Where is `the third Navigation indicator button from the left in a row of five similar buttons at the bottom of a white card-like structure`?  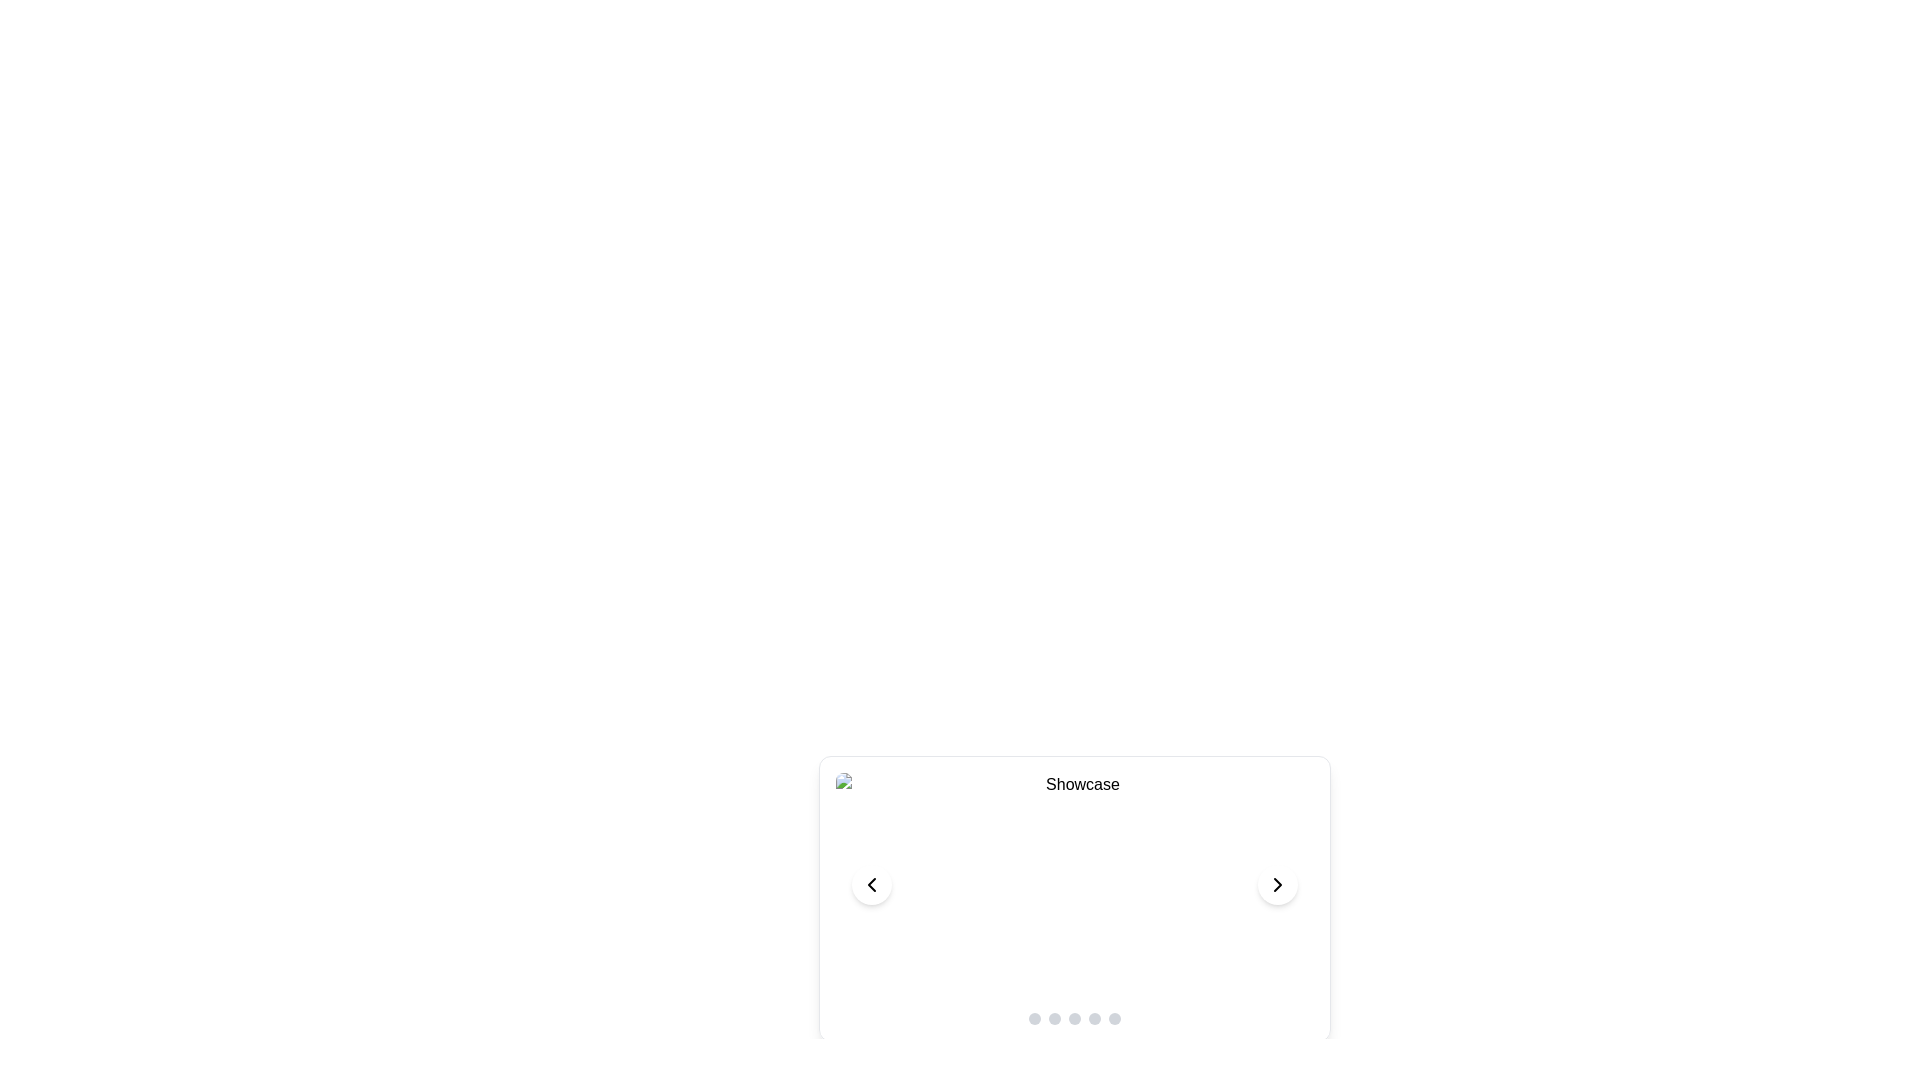
the third Navigation indicator button from the left in a row of five similar buttons at the bottom of a white card-like structure is located at coordinates (1074, 1018).